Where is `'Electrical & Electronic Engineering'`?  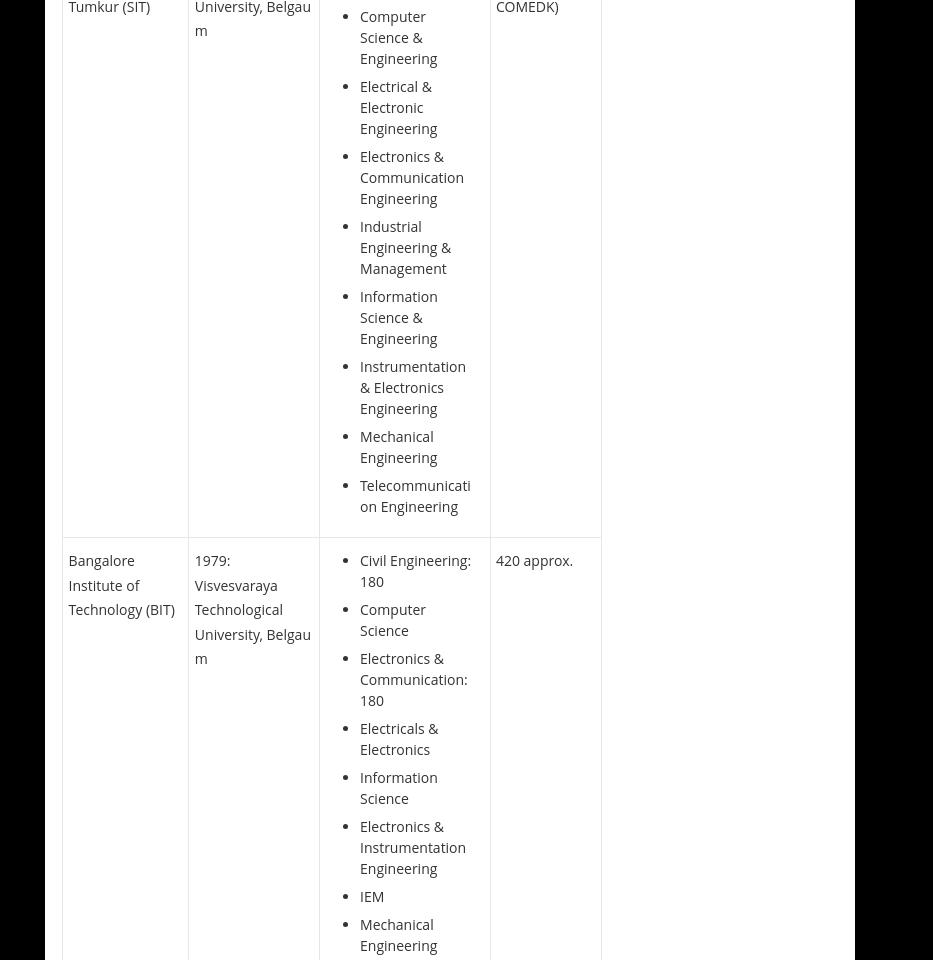
'Electrical & Electronic Engineering' is located at coordinates (398, 107).